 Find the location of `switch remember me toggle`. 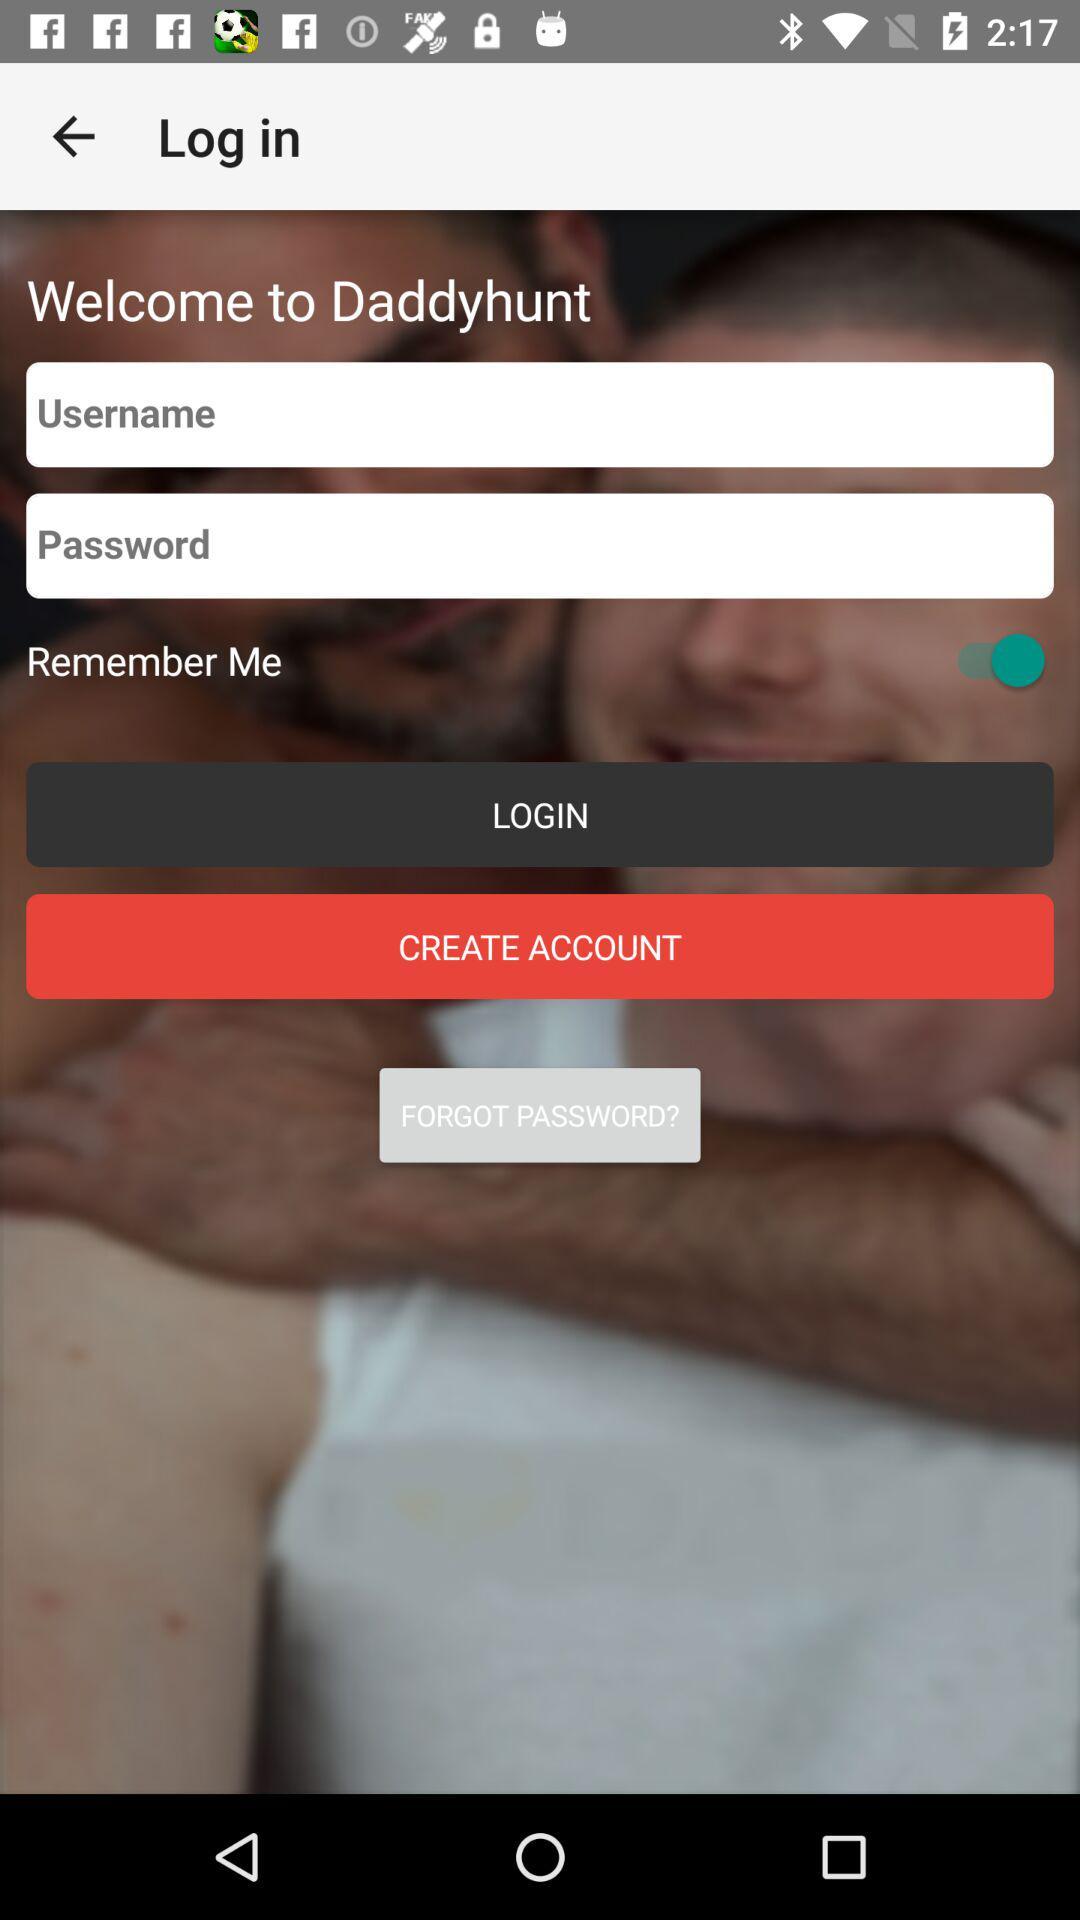

switch remember me toggle is located at coordinates (991, 660).